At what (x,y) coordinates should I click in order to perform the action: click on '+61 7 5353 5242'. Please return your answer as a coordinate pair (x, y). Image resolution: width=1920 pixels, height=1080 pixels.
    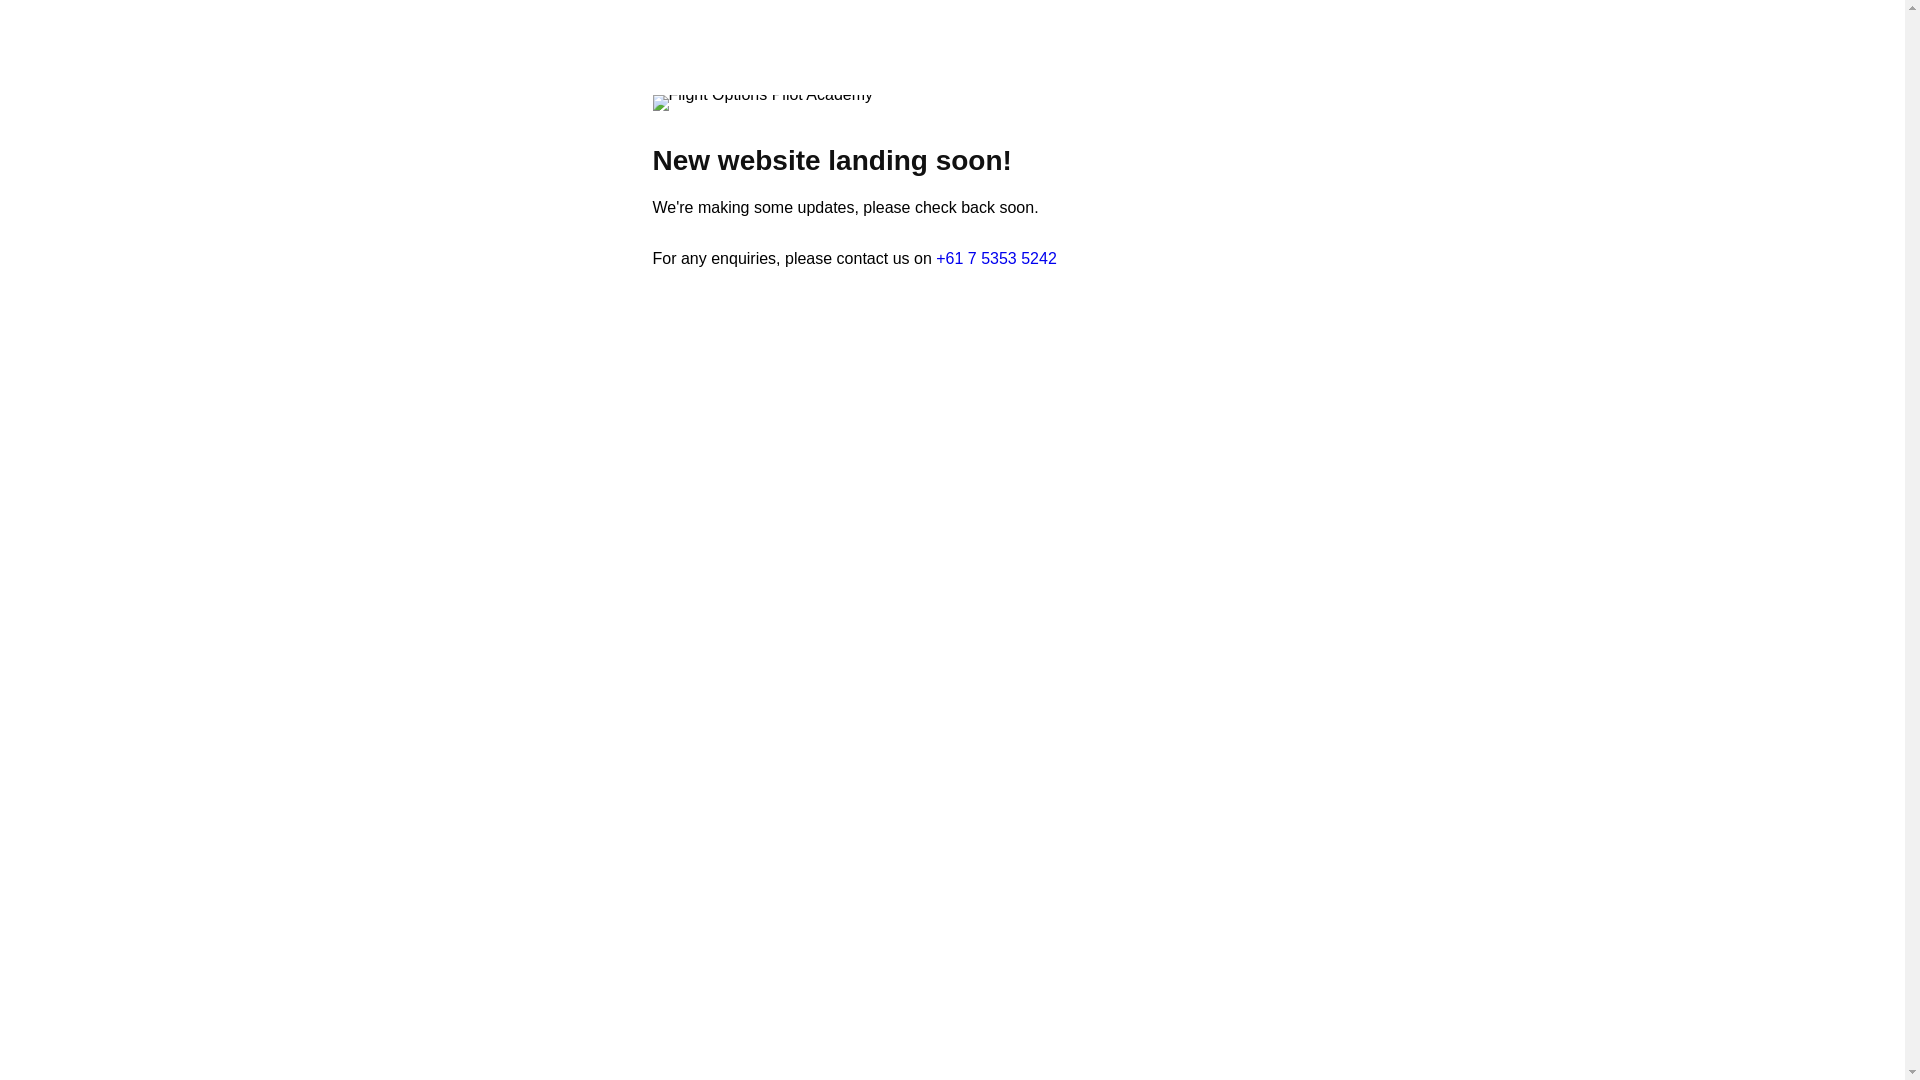
    Looking at the image, I should click on (996, 257).